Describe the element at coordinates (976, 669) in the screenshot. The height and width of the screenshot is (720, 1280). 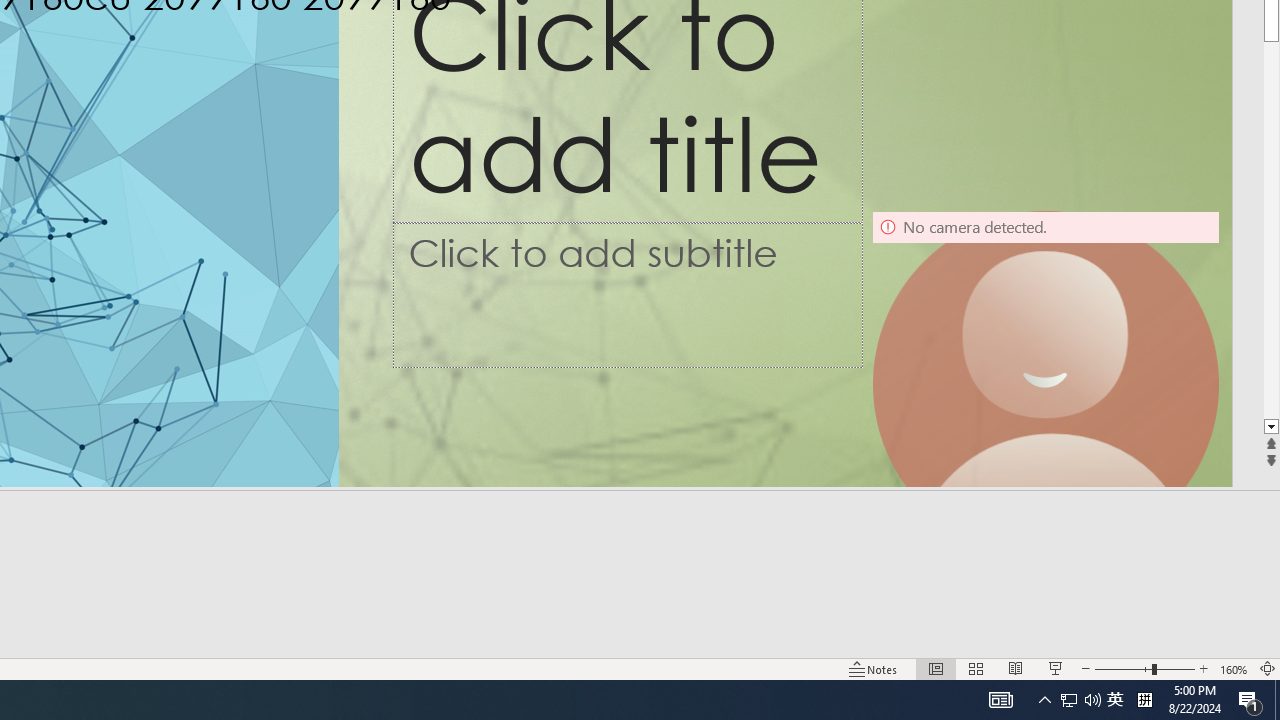
I see `'Slide Sorter'` at that location.